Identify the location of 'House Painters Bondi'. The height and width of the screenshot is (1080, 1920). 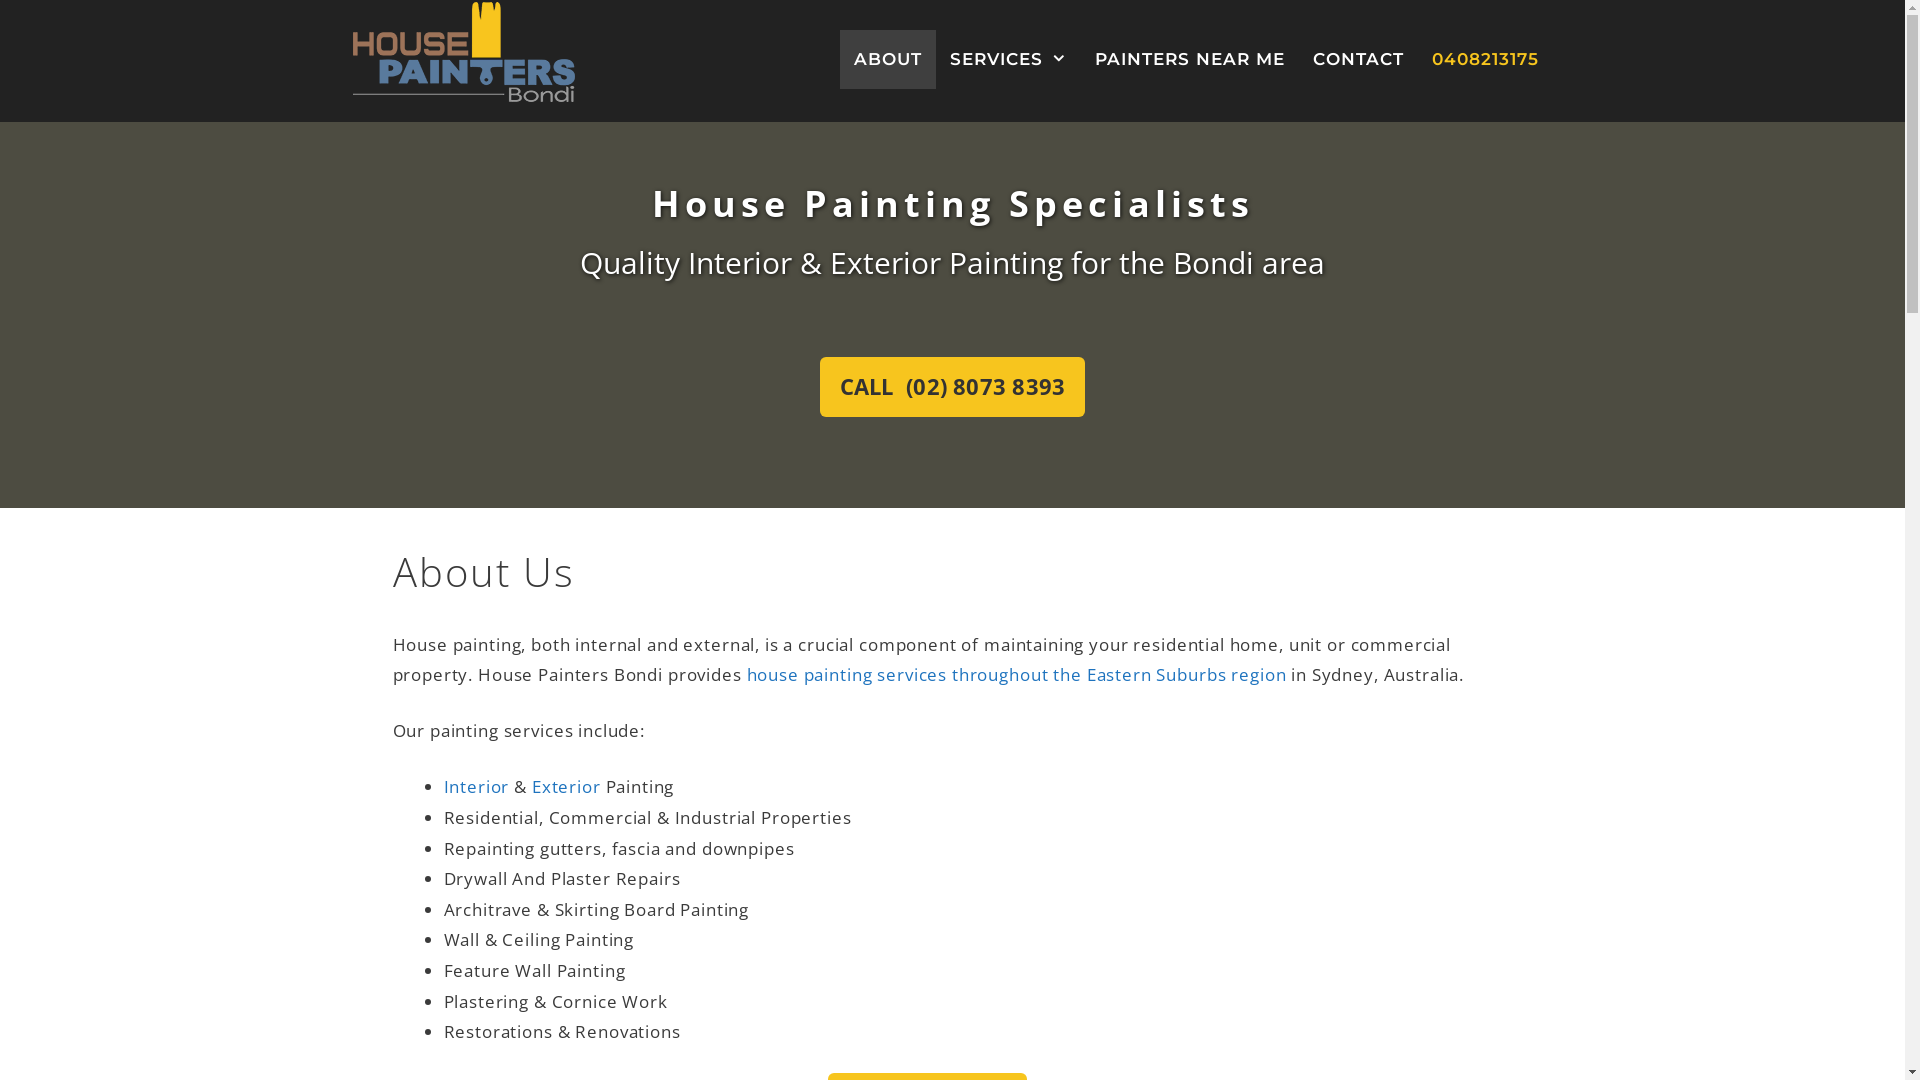
(461, 50).